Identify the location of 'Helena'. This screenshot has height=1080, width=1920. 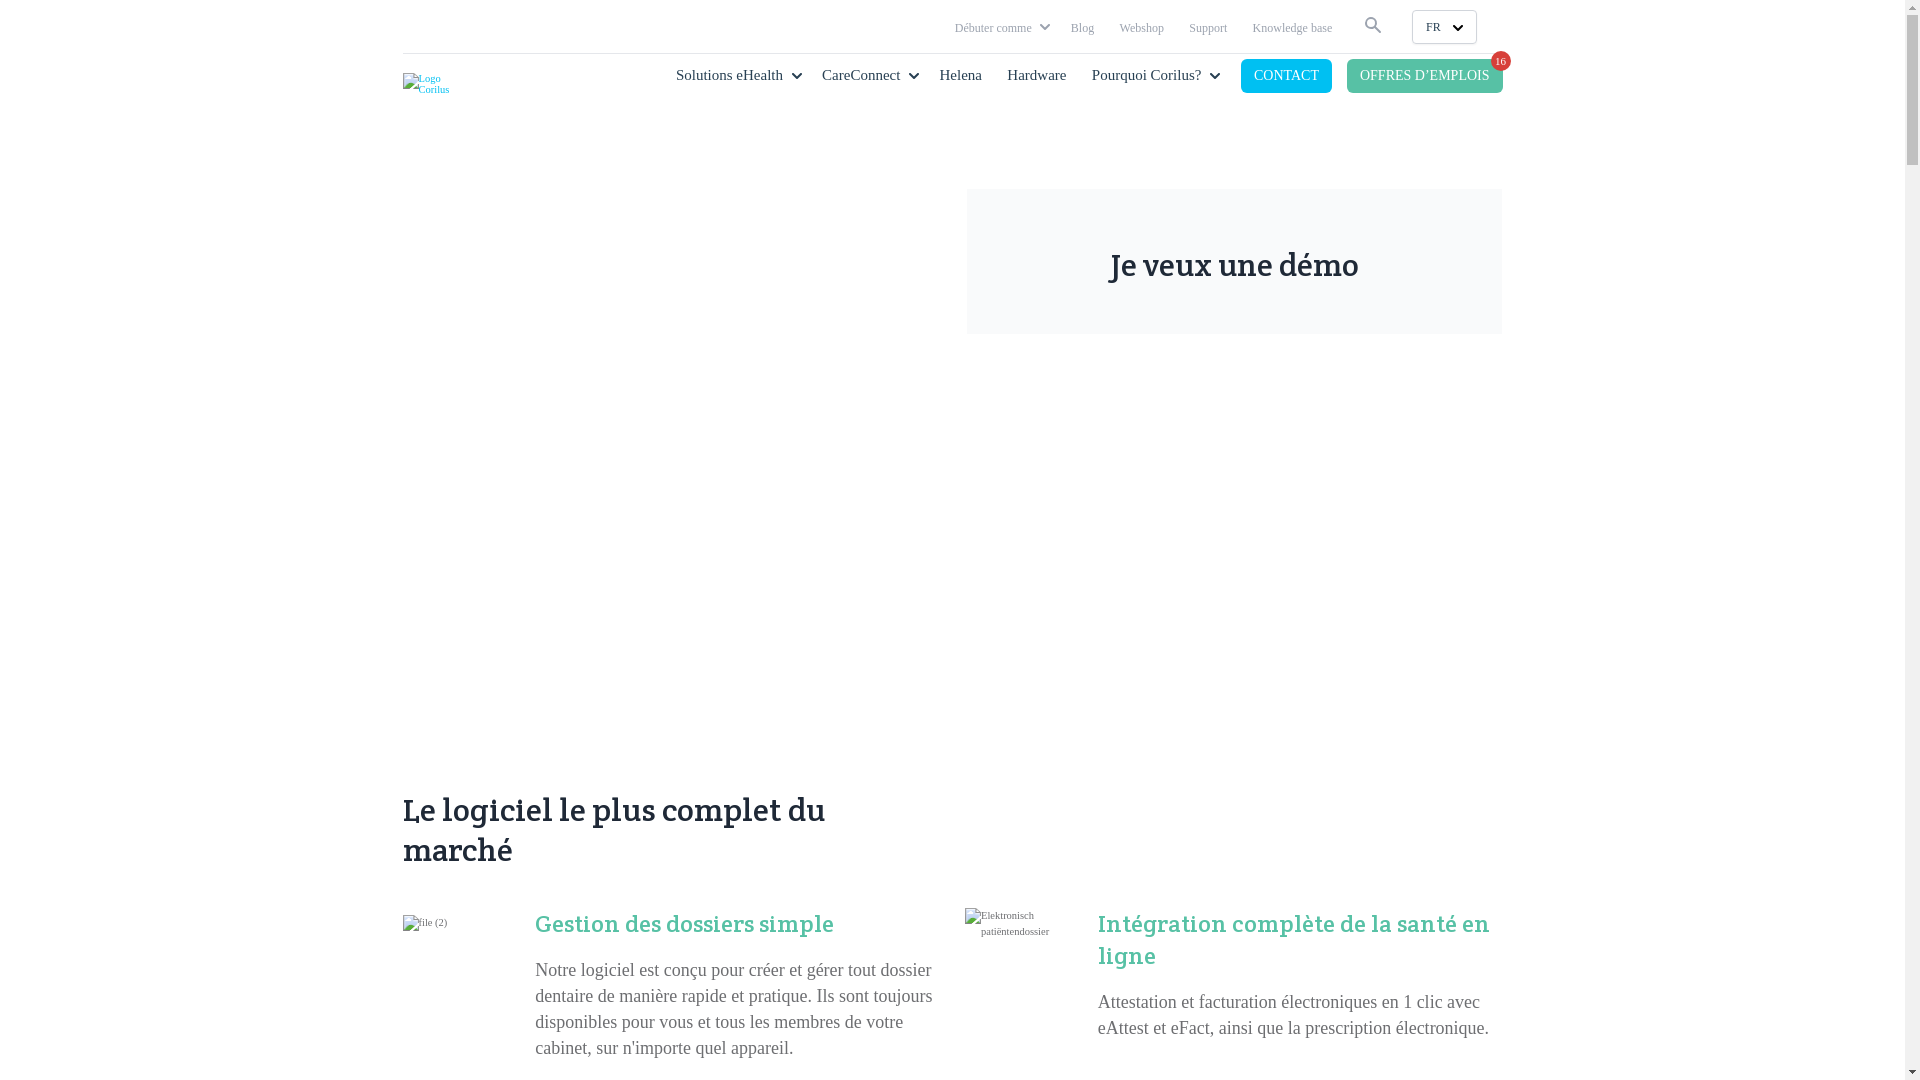
(960, 73).